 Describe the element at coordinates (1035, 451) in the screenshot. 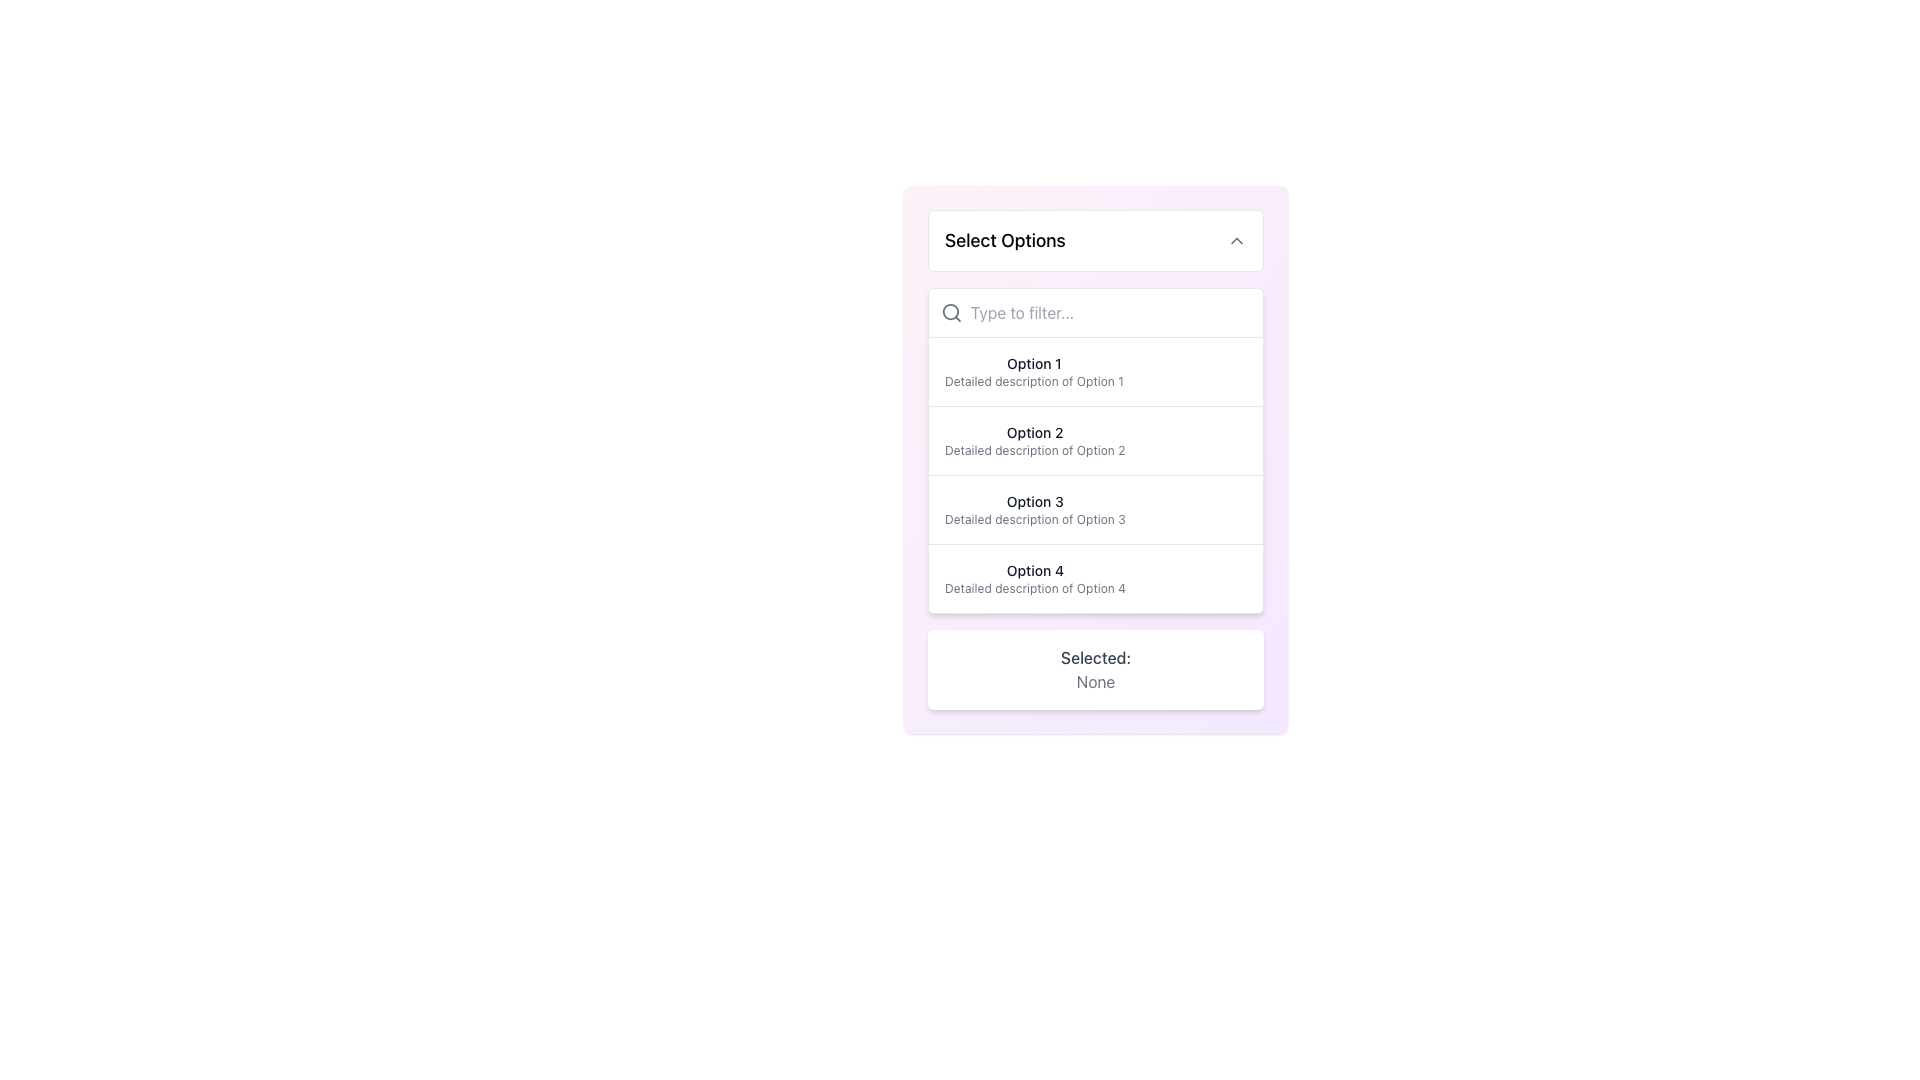

I see `text label displaying 'Detailed description of Option 2', which is styled with a small, gray font and located beneath the main label 'Option 2'` at that location.